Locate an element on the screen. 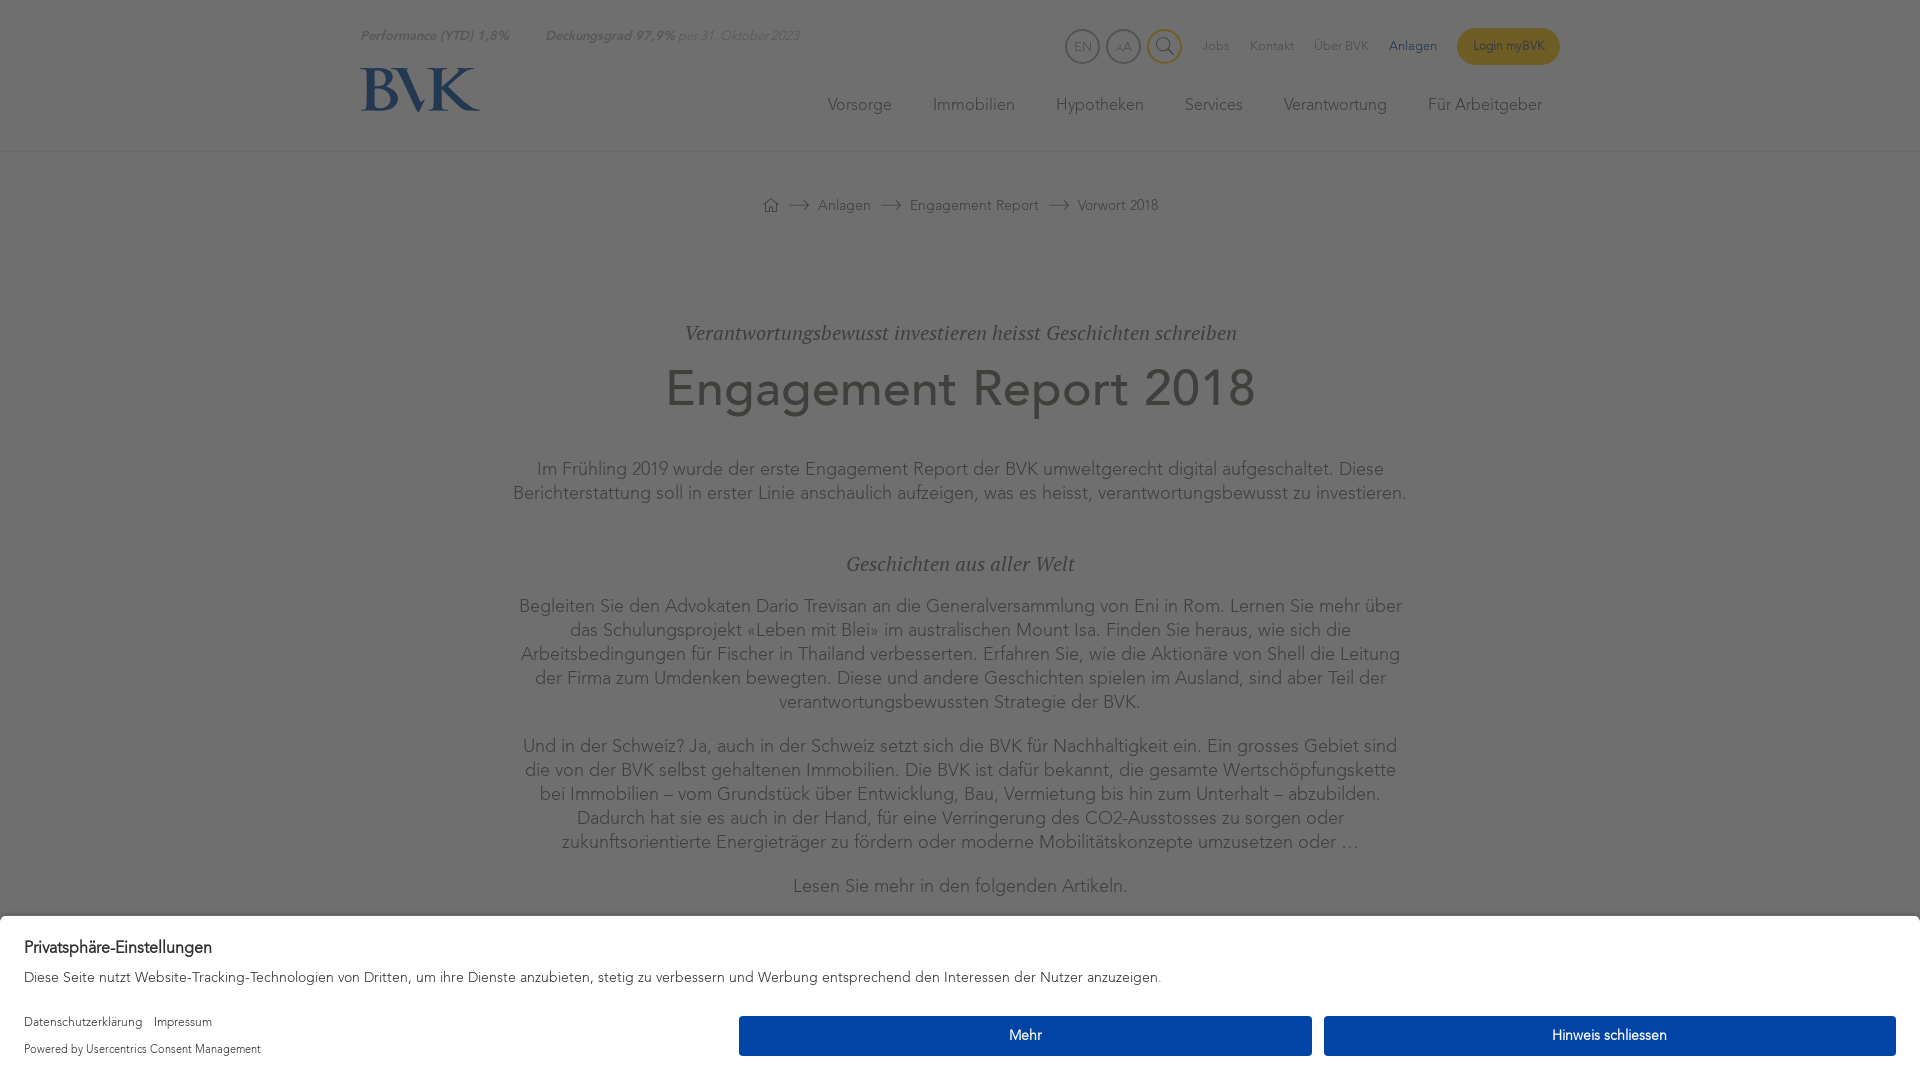 The width and height of the screenshot is (1920, 1080). 'Suche' is located at coordinates (1164, 45).